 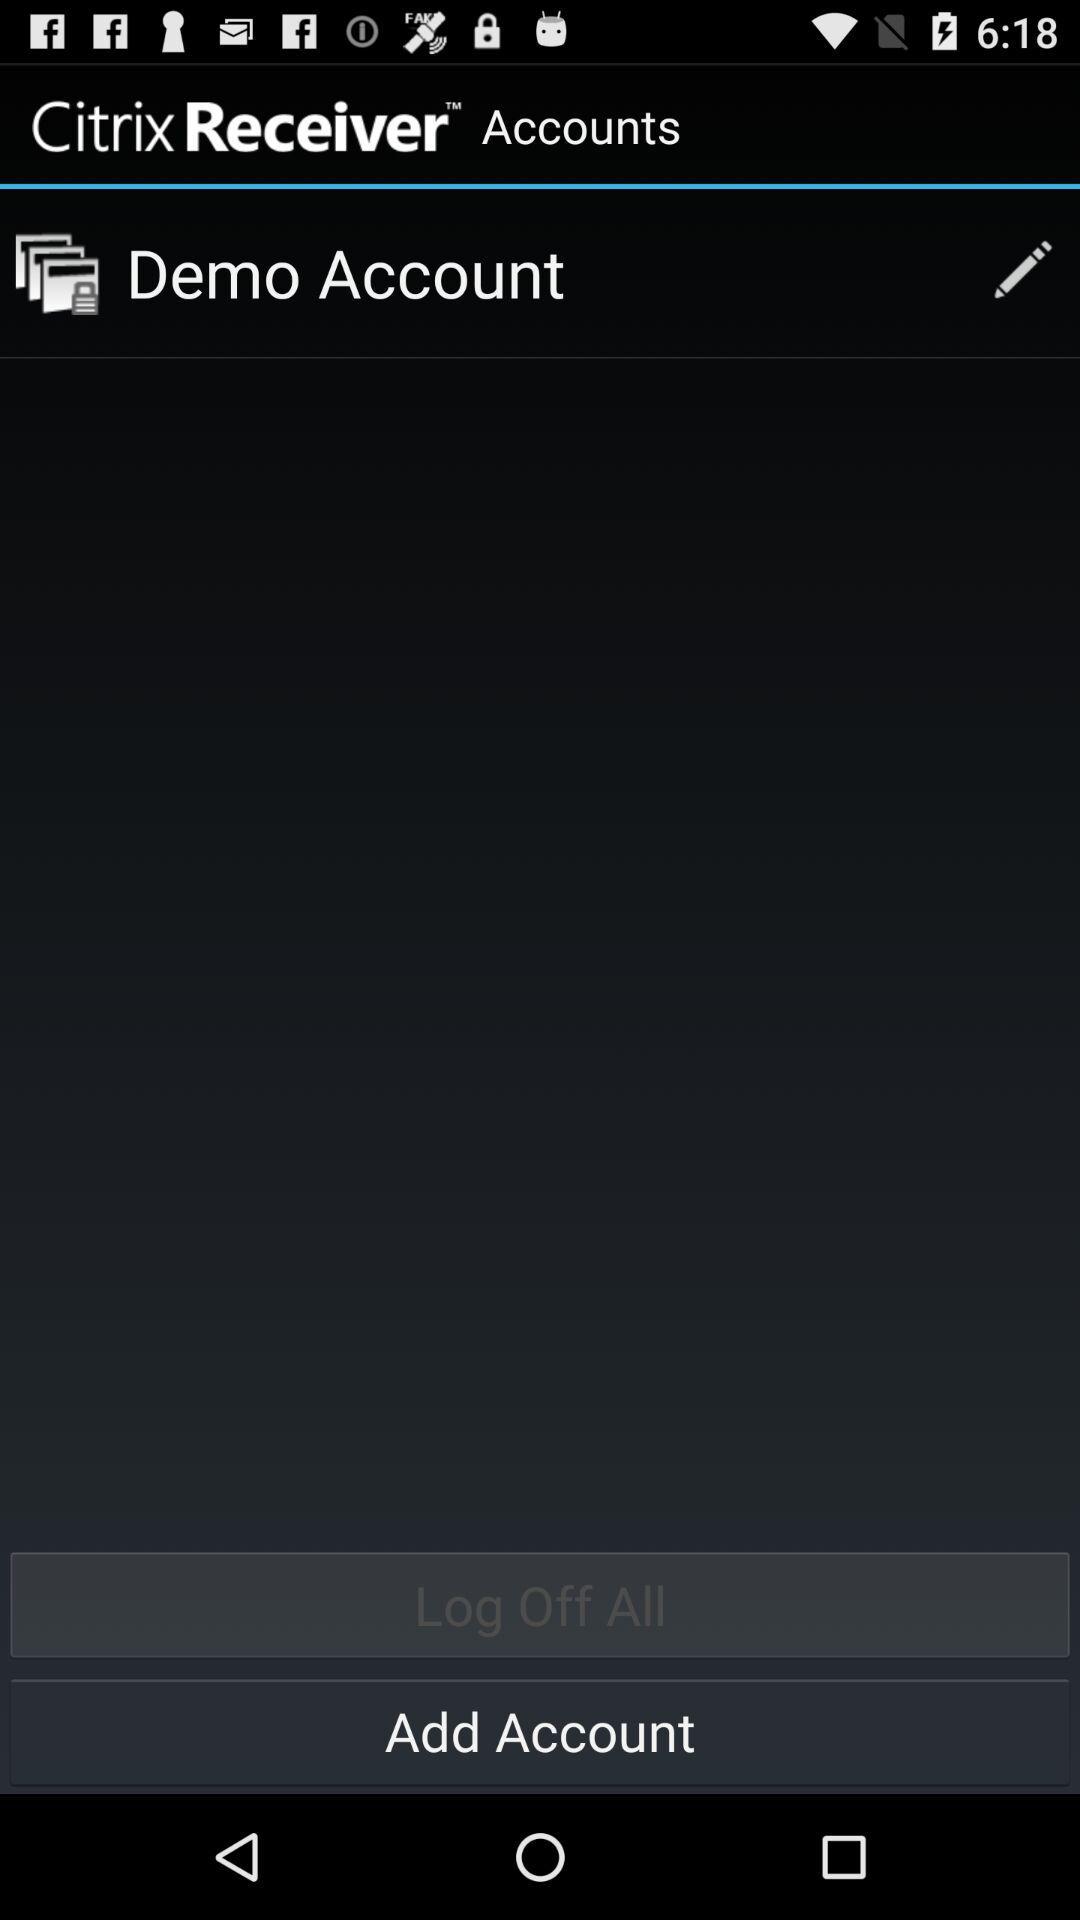 What do you see at coordinates (540, 1604) in the screenshot?
I see `icon above add account icon` at bounding box center [540, 1604].